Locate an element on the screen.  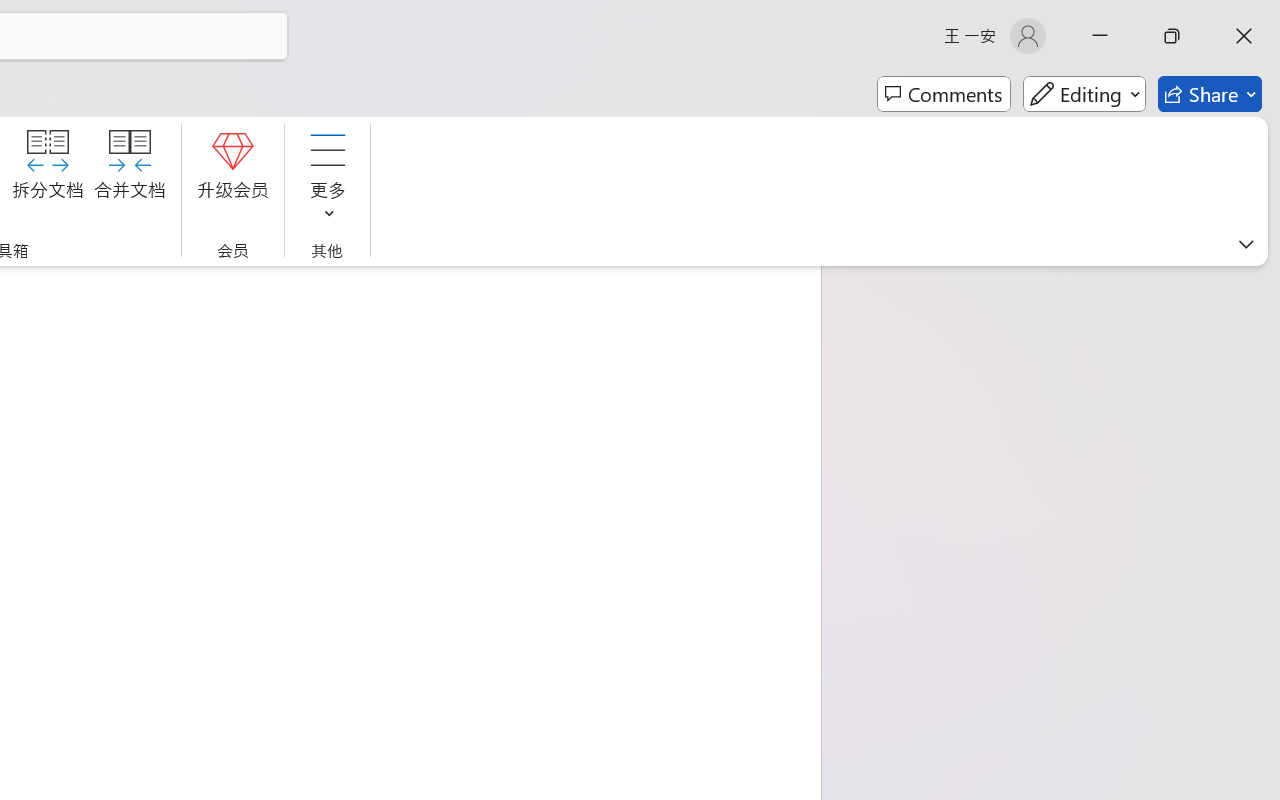
'Comments' is located at coordinates (943, 94).